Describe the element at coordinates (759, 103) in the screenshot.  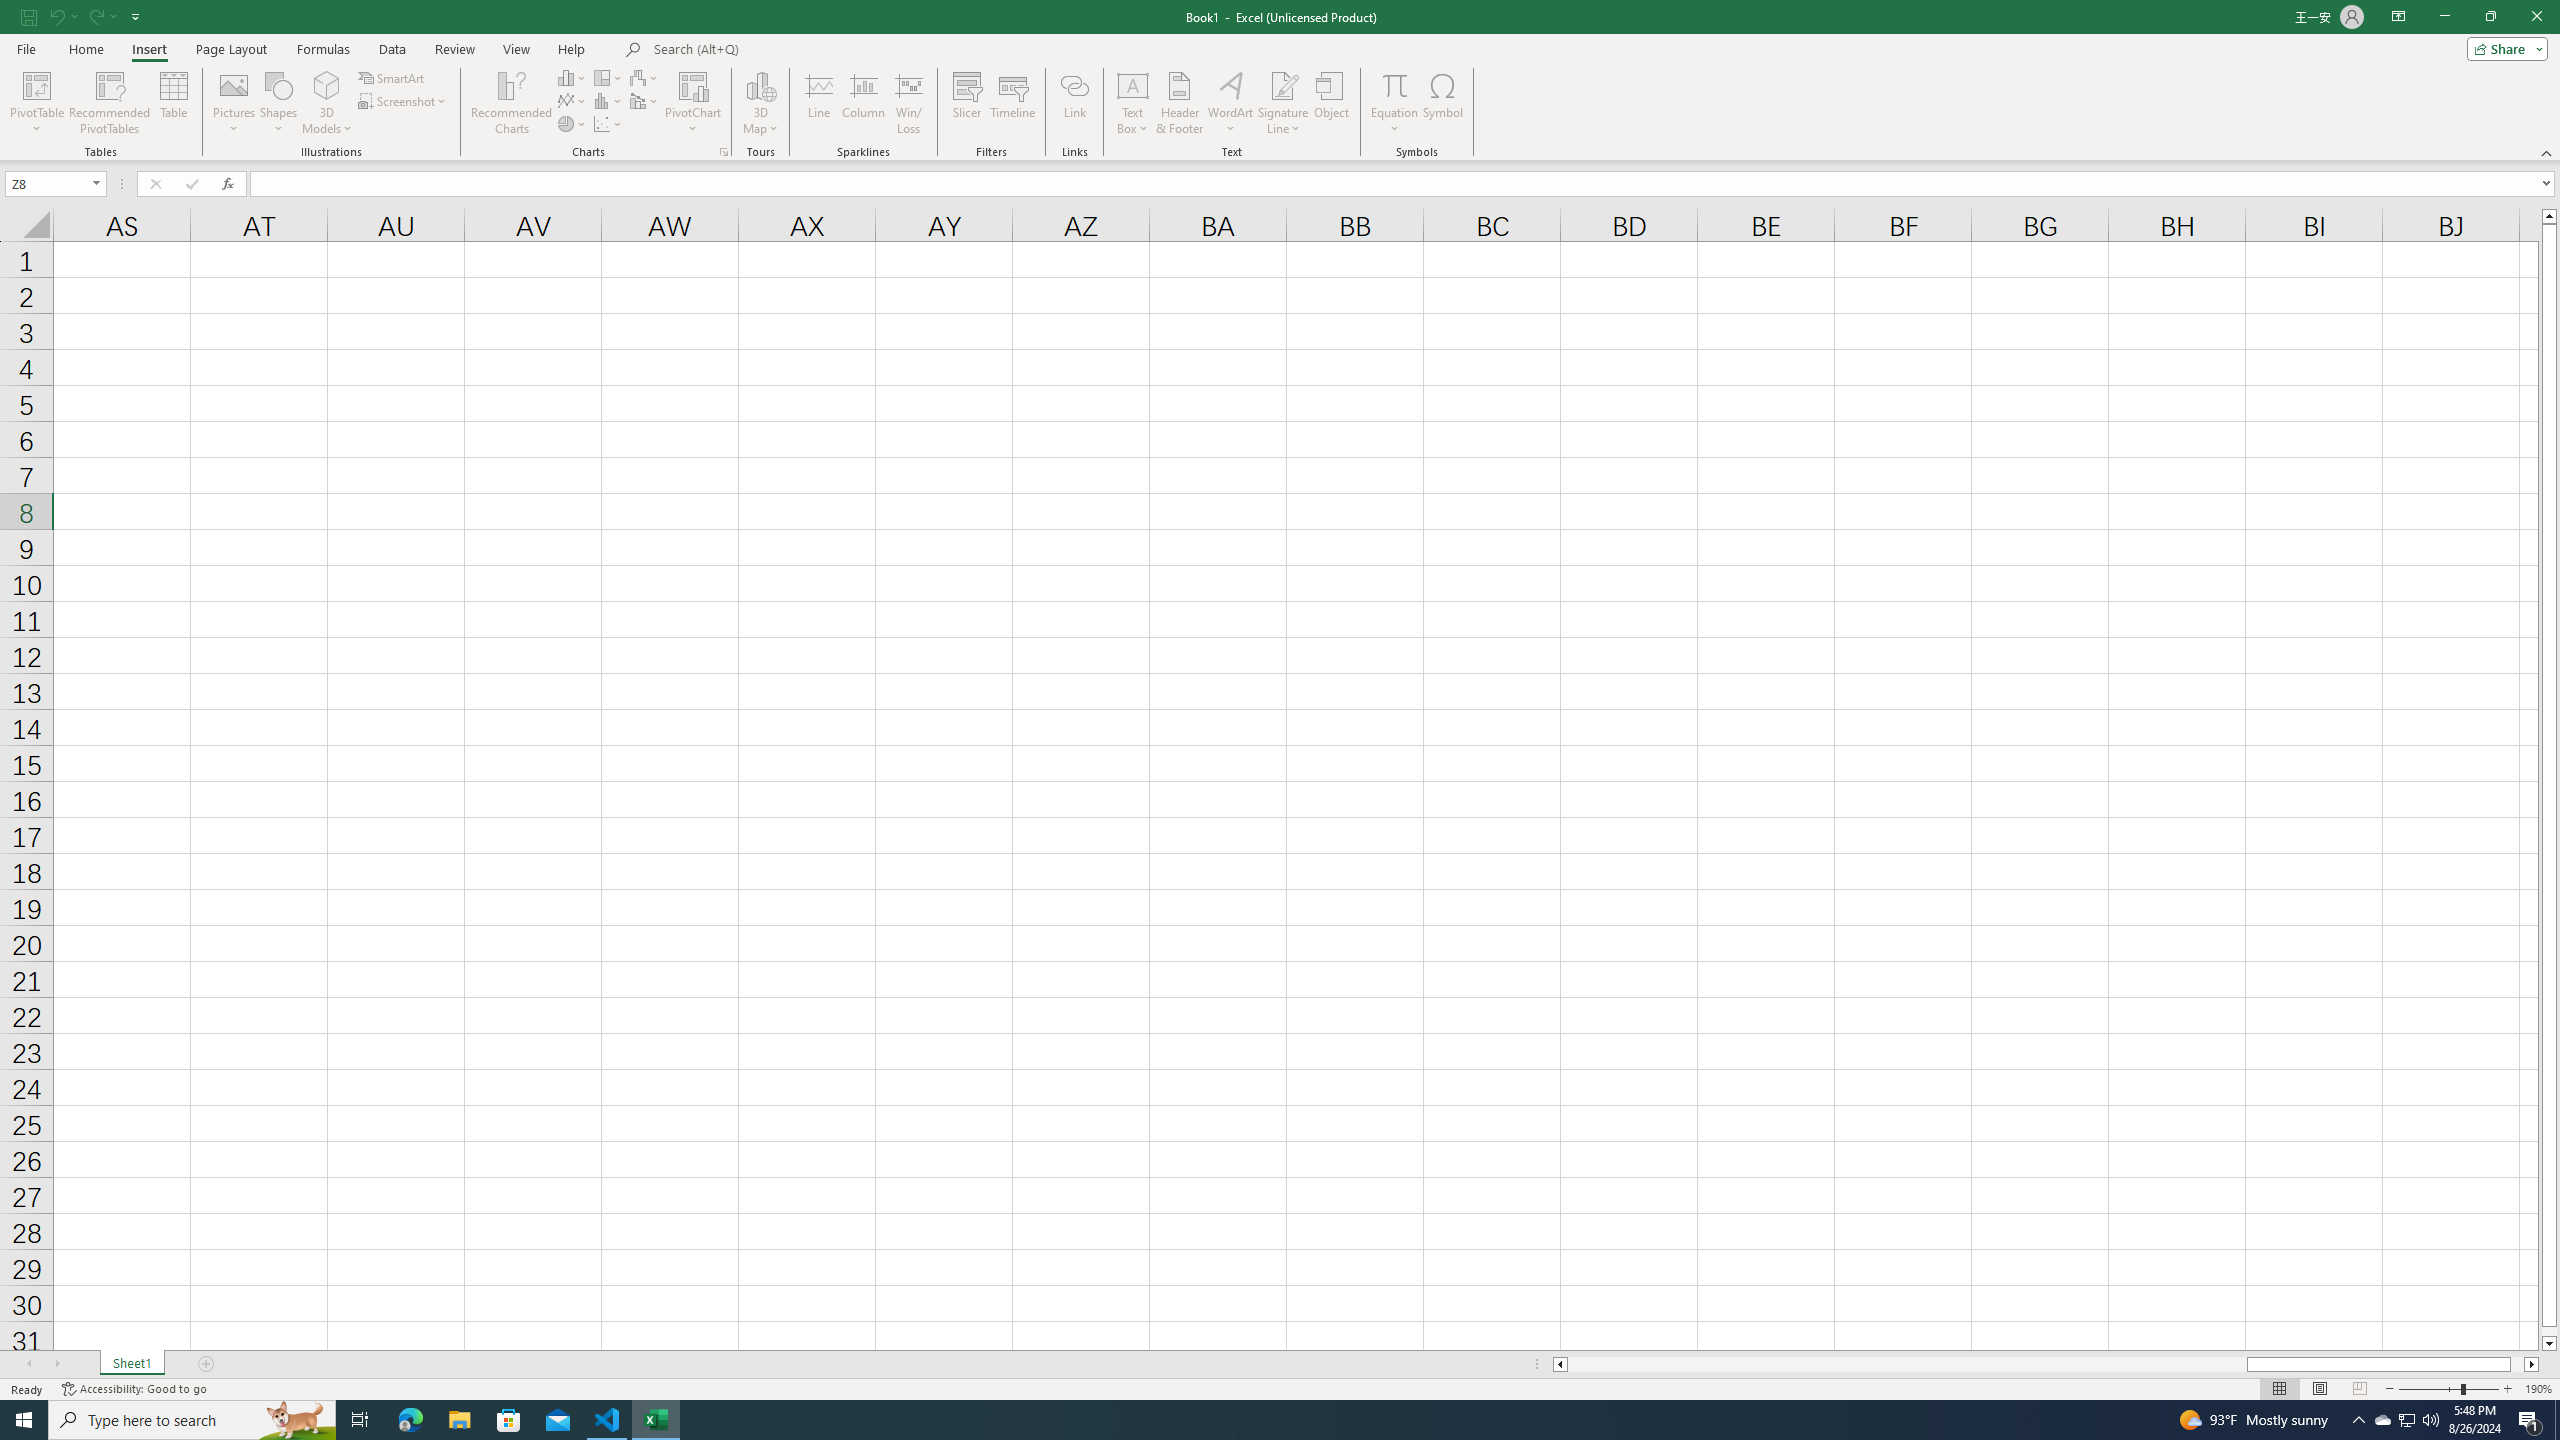
I see `'3D Map'` at that location.